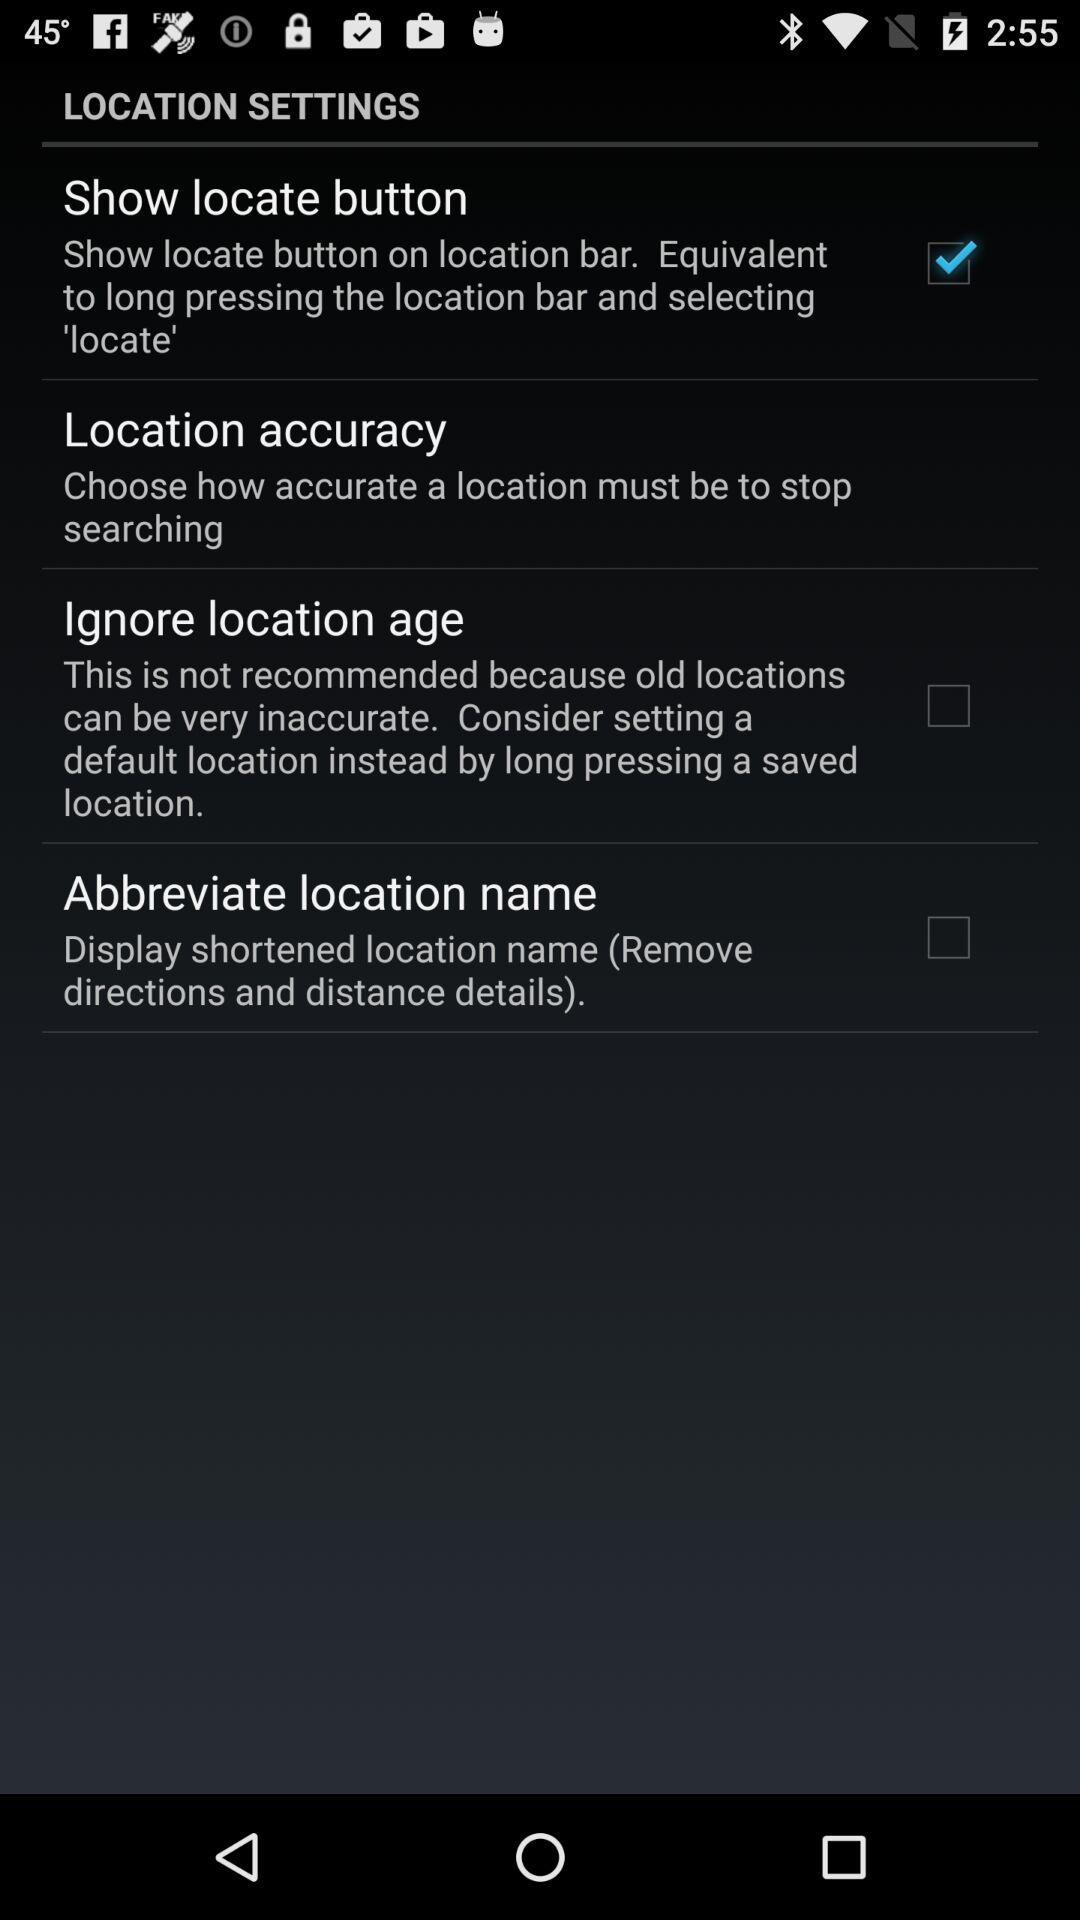  I want to click on abbreviate location name, so click(329, 890).